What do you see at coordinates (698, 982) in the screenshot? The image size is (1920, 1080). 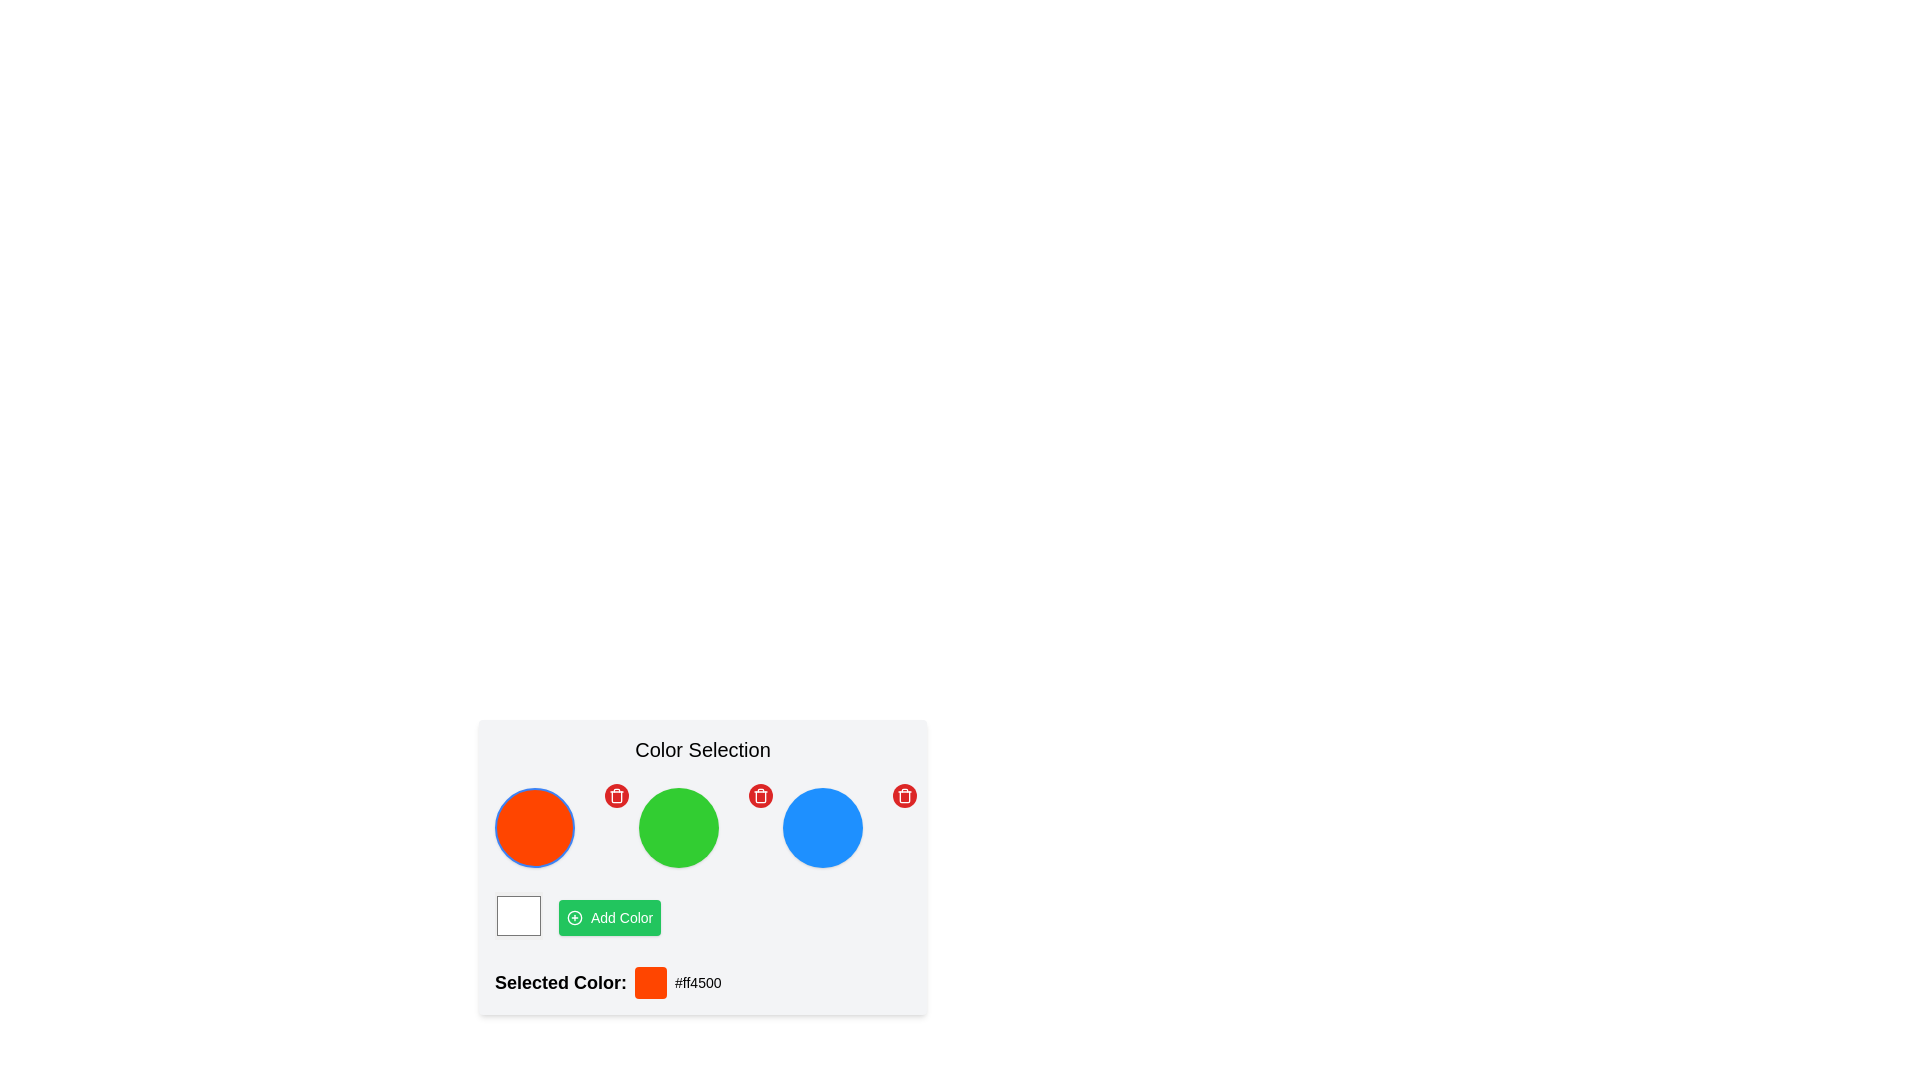 I see `the text label displaying the hexadecimal code of the currently selected color, located next to the colored square in the 'Selected Color:' section` at bounding box center [698, 982].